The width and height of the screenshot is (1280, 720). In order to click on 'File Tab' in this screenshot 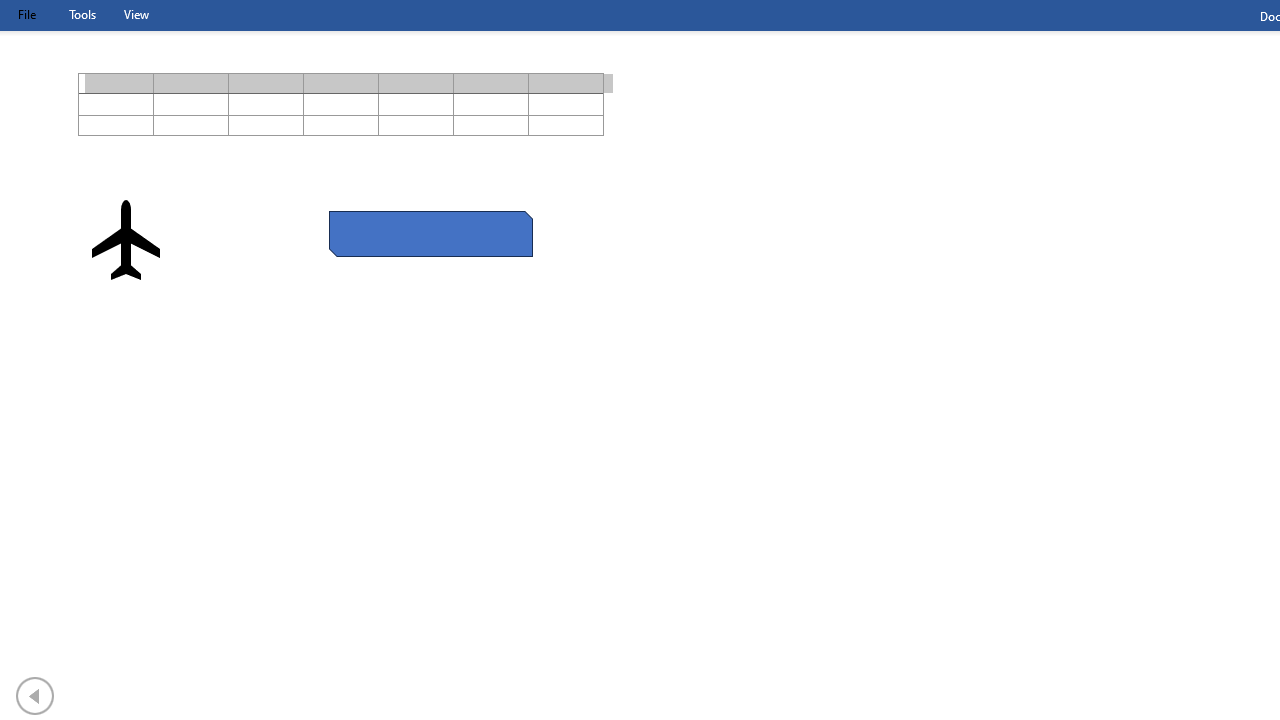, I will do `click(26, 14)`.